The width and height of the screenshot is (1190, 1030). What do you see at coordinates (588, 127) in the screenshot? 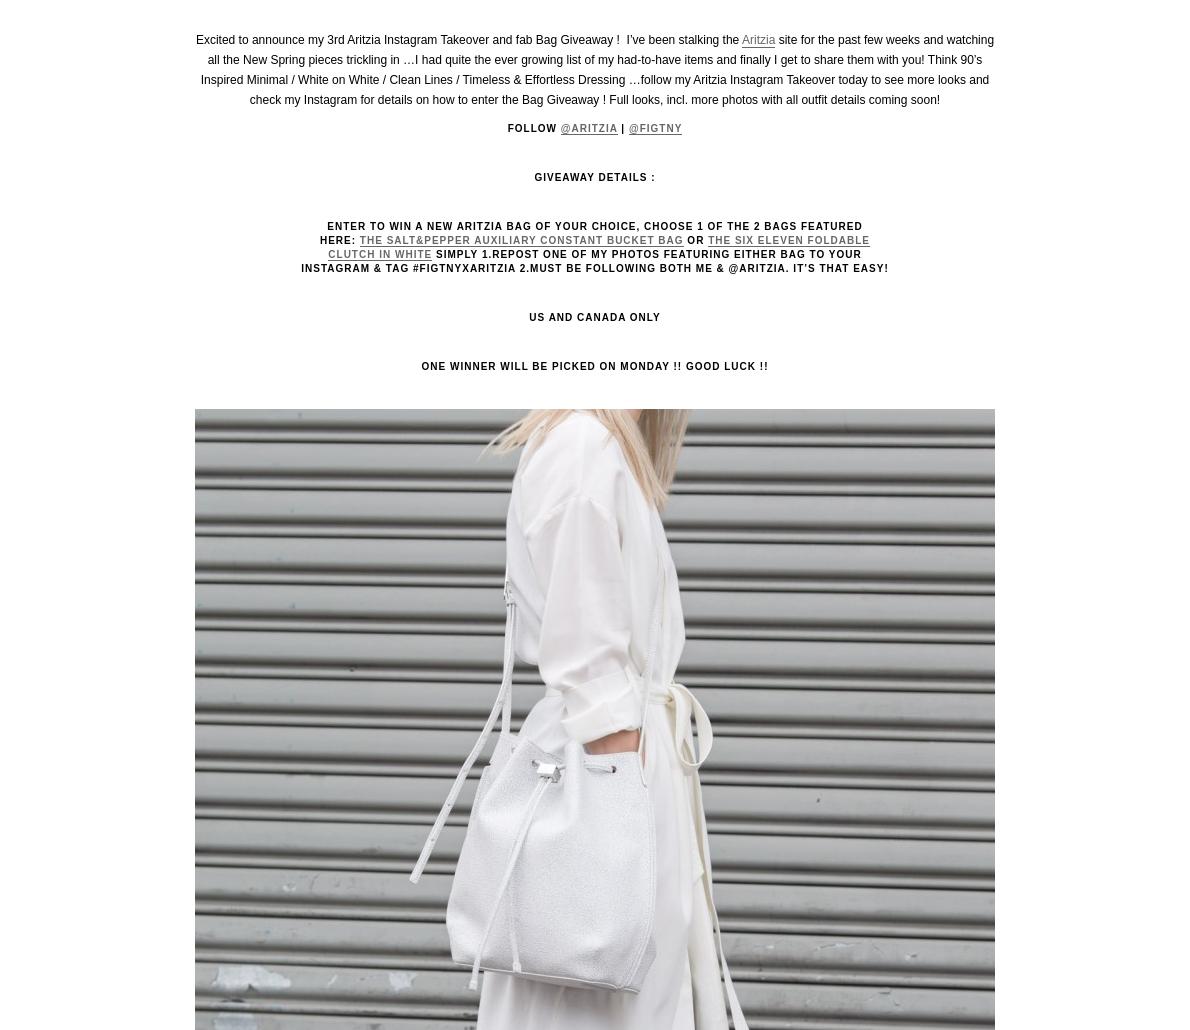
I see `'@aritzia'` at bounding box center [588, 127].